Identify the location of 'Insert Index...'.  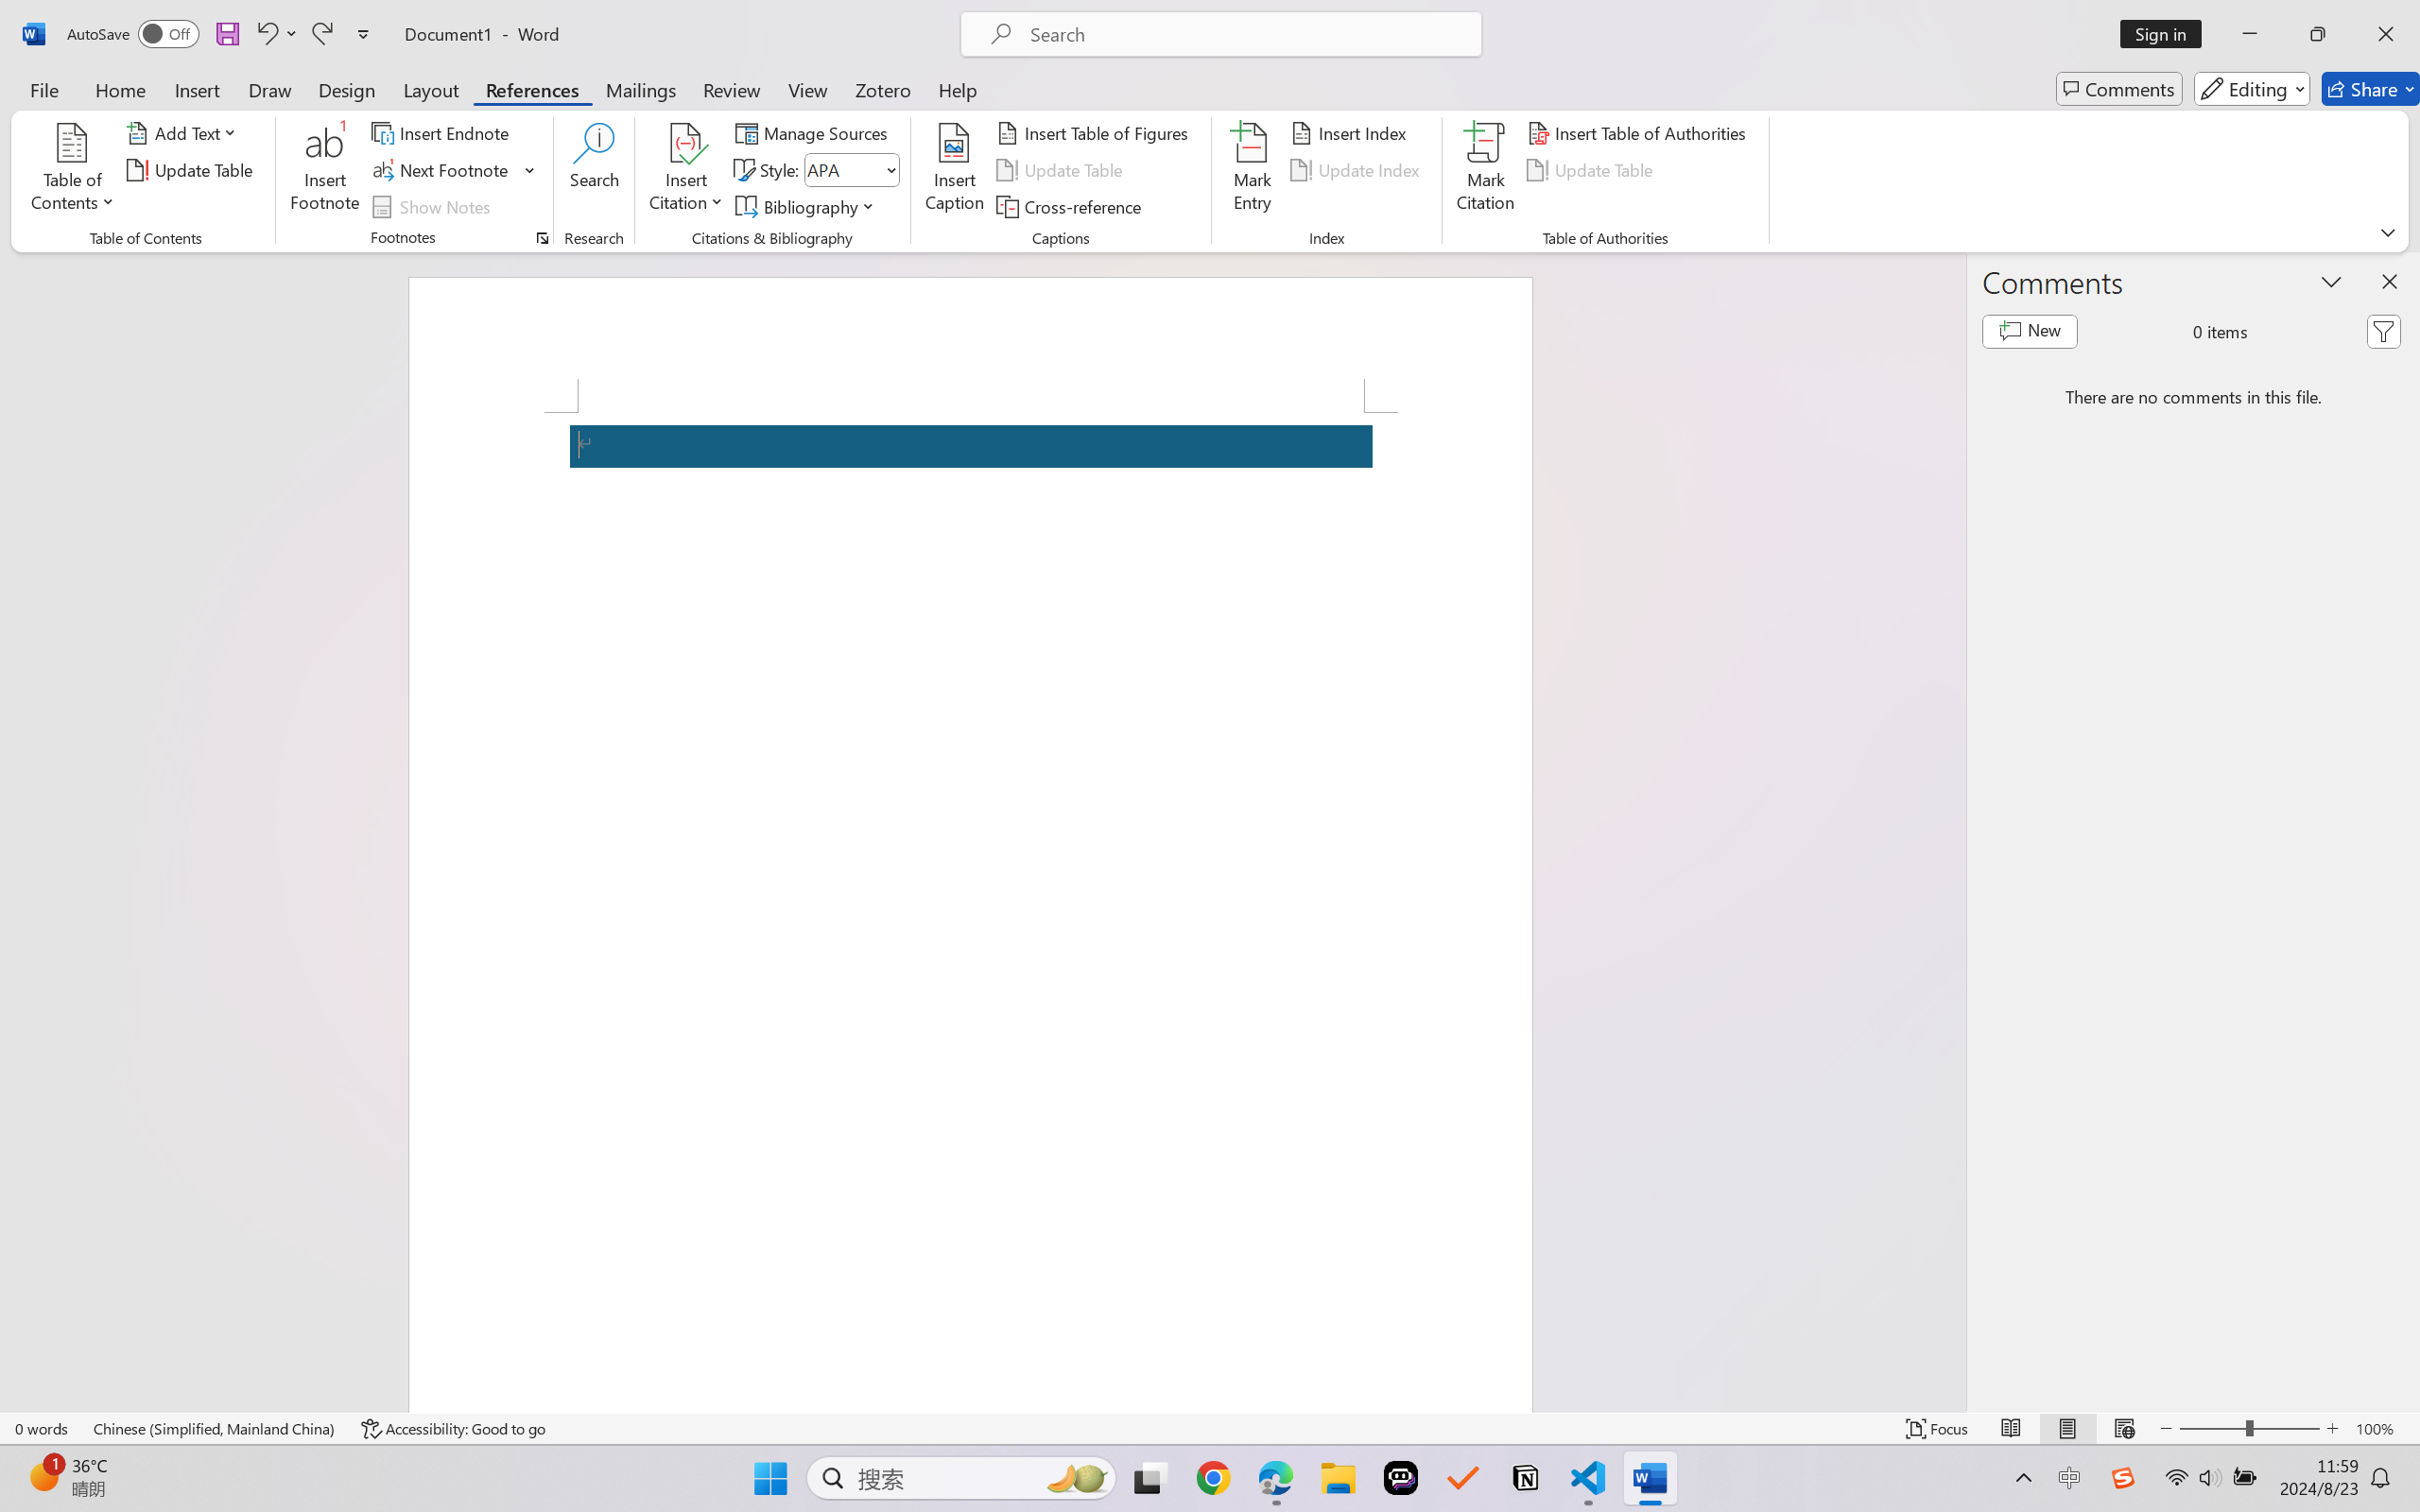
(1350, 131).